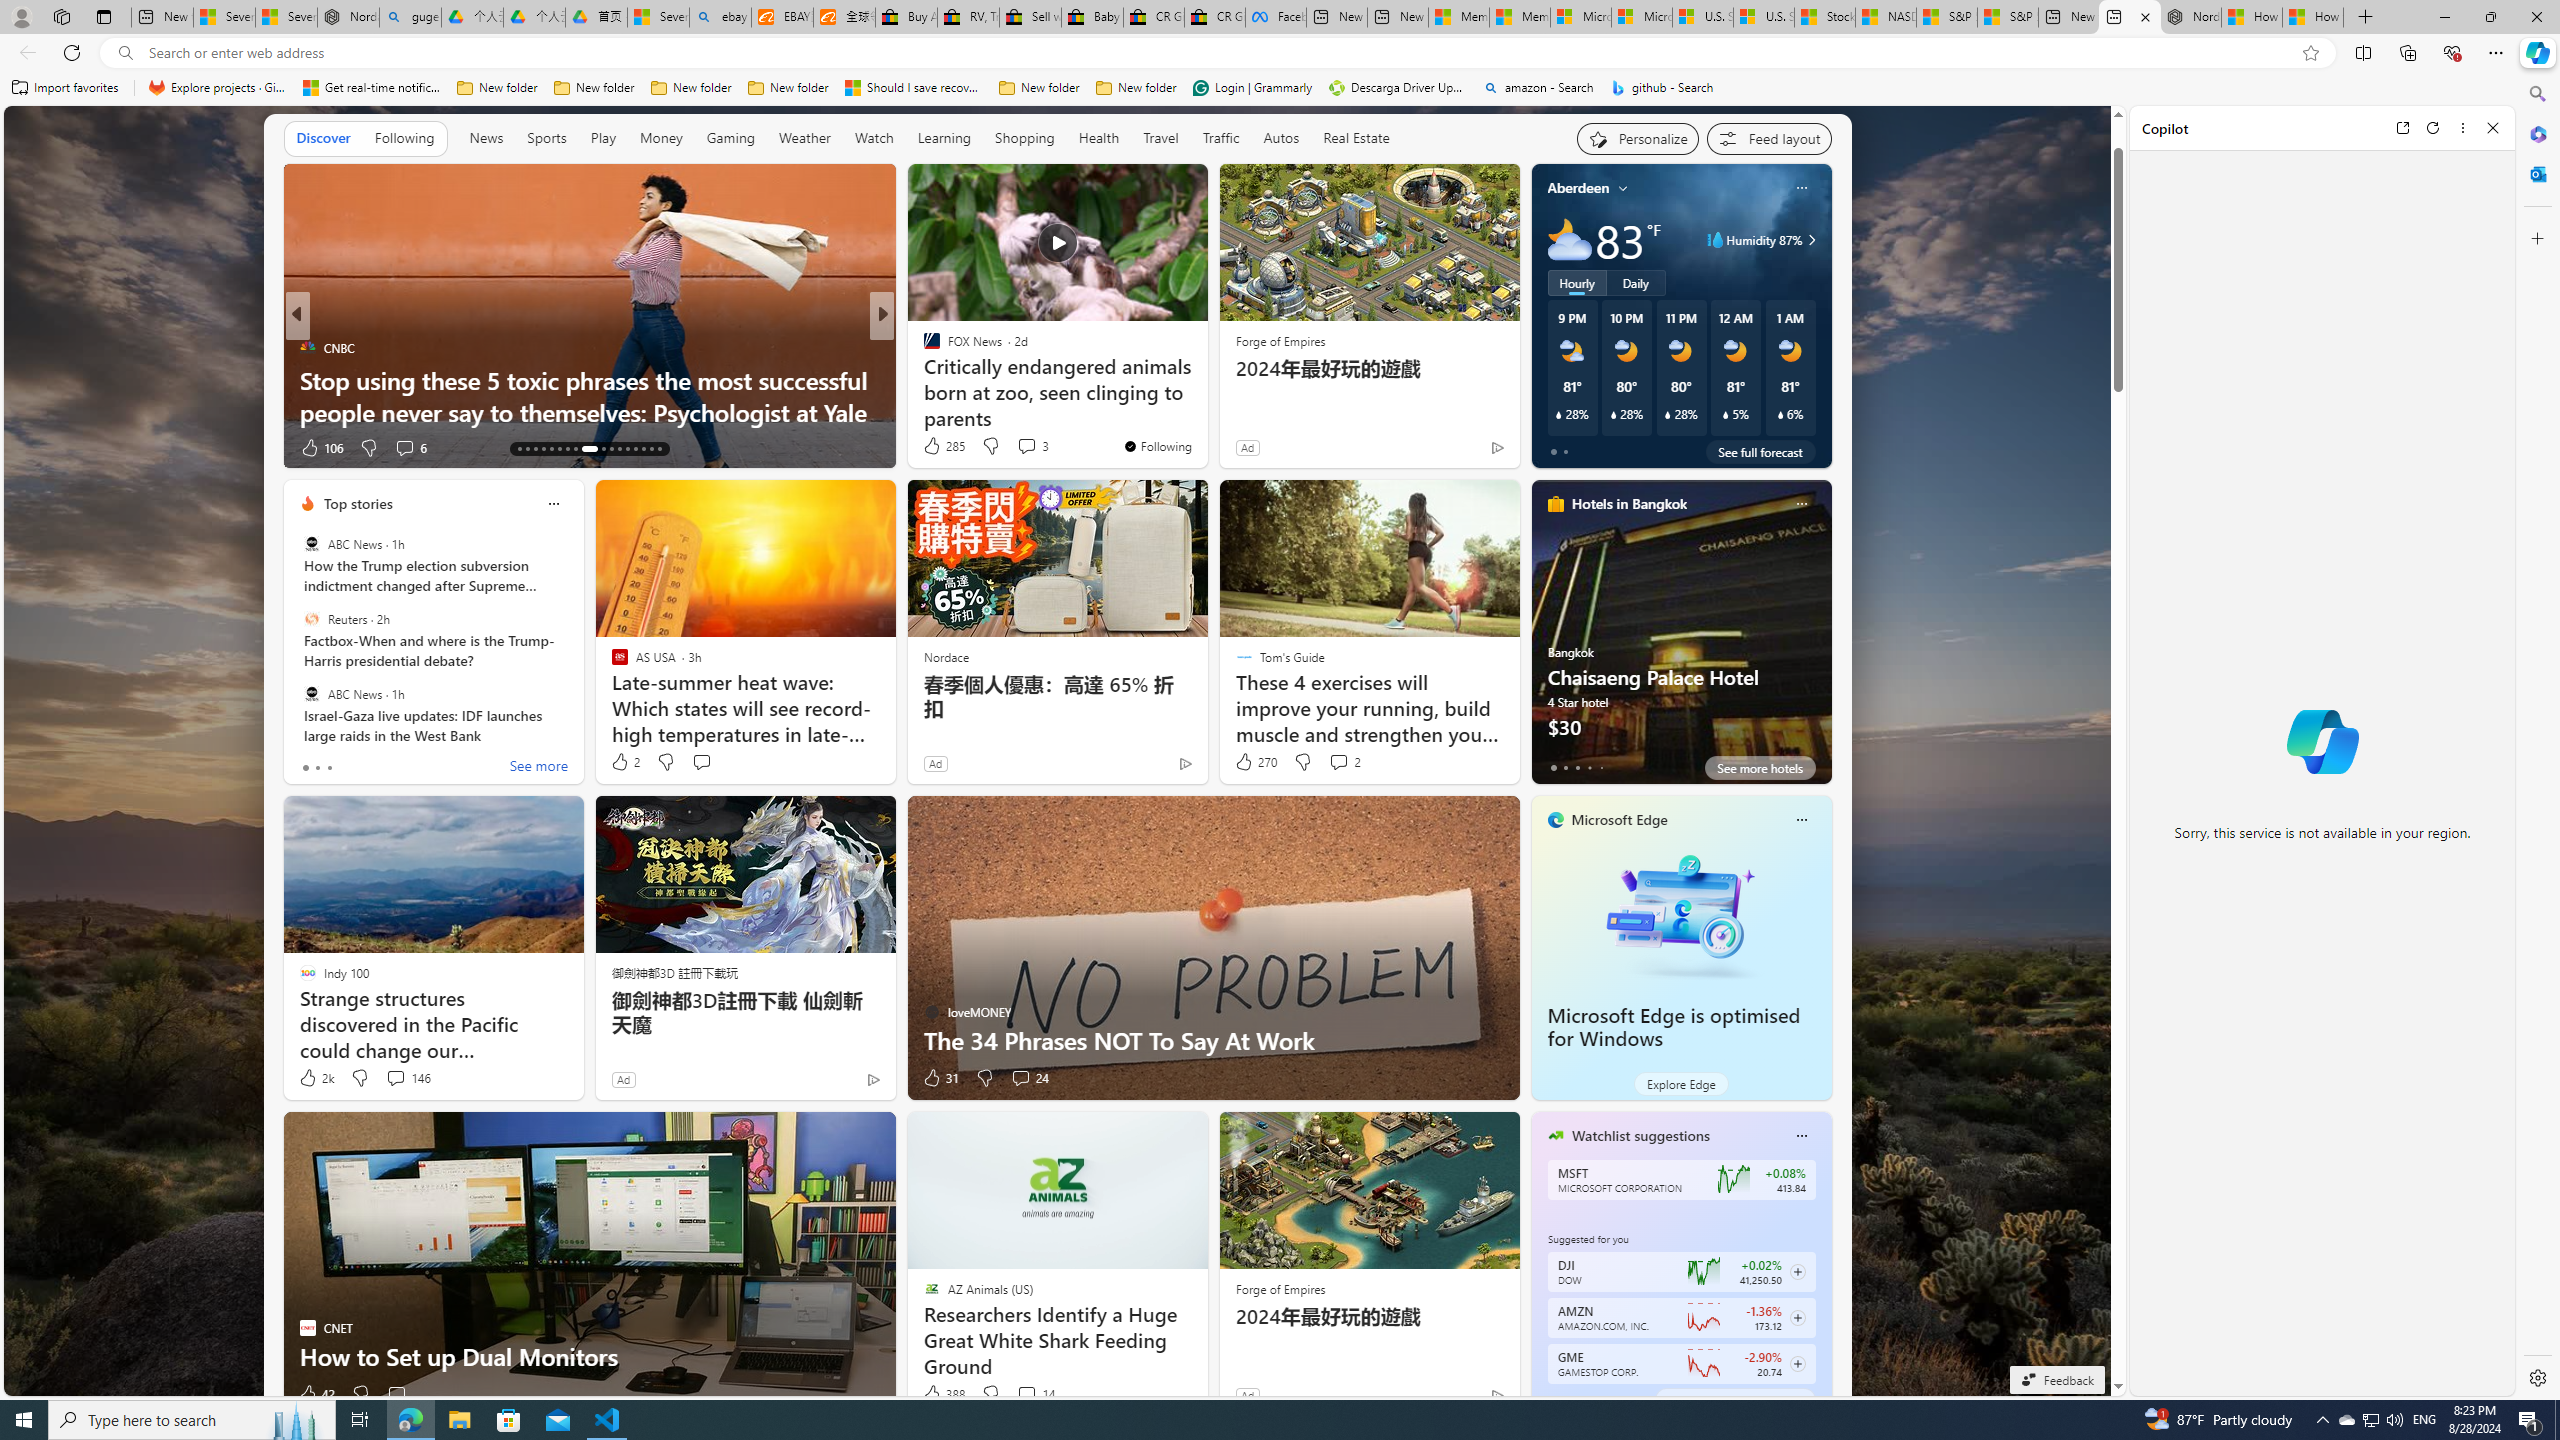  I want to click on '270 Like', so click(1255, 761).